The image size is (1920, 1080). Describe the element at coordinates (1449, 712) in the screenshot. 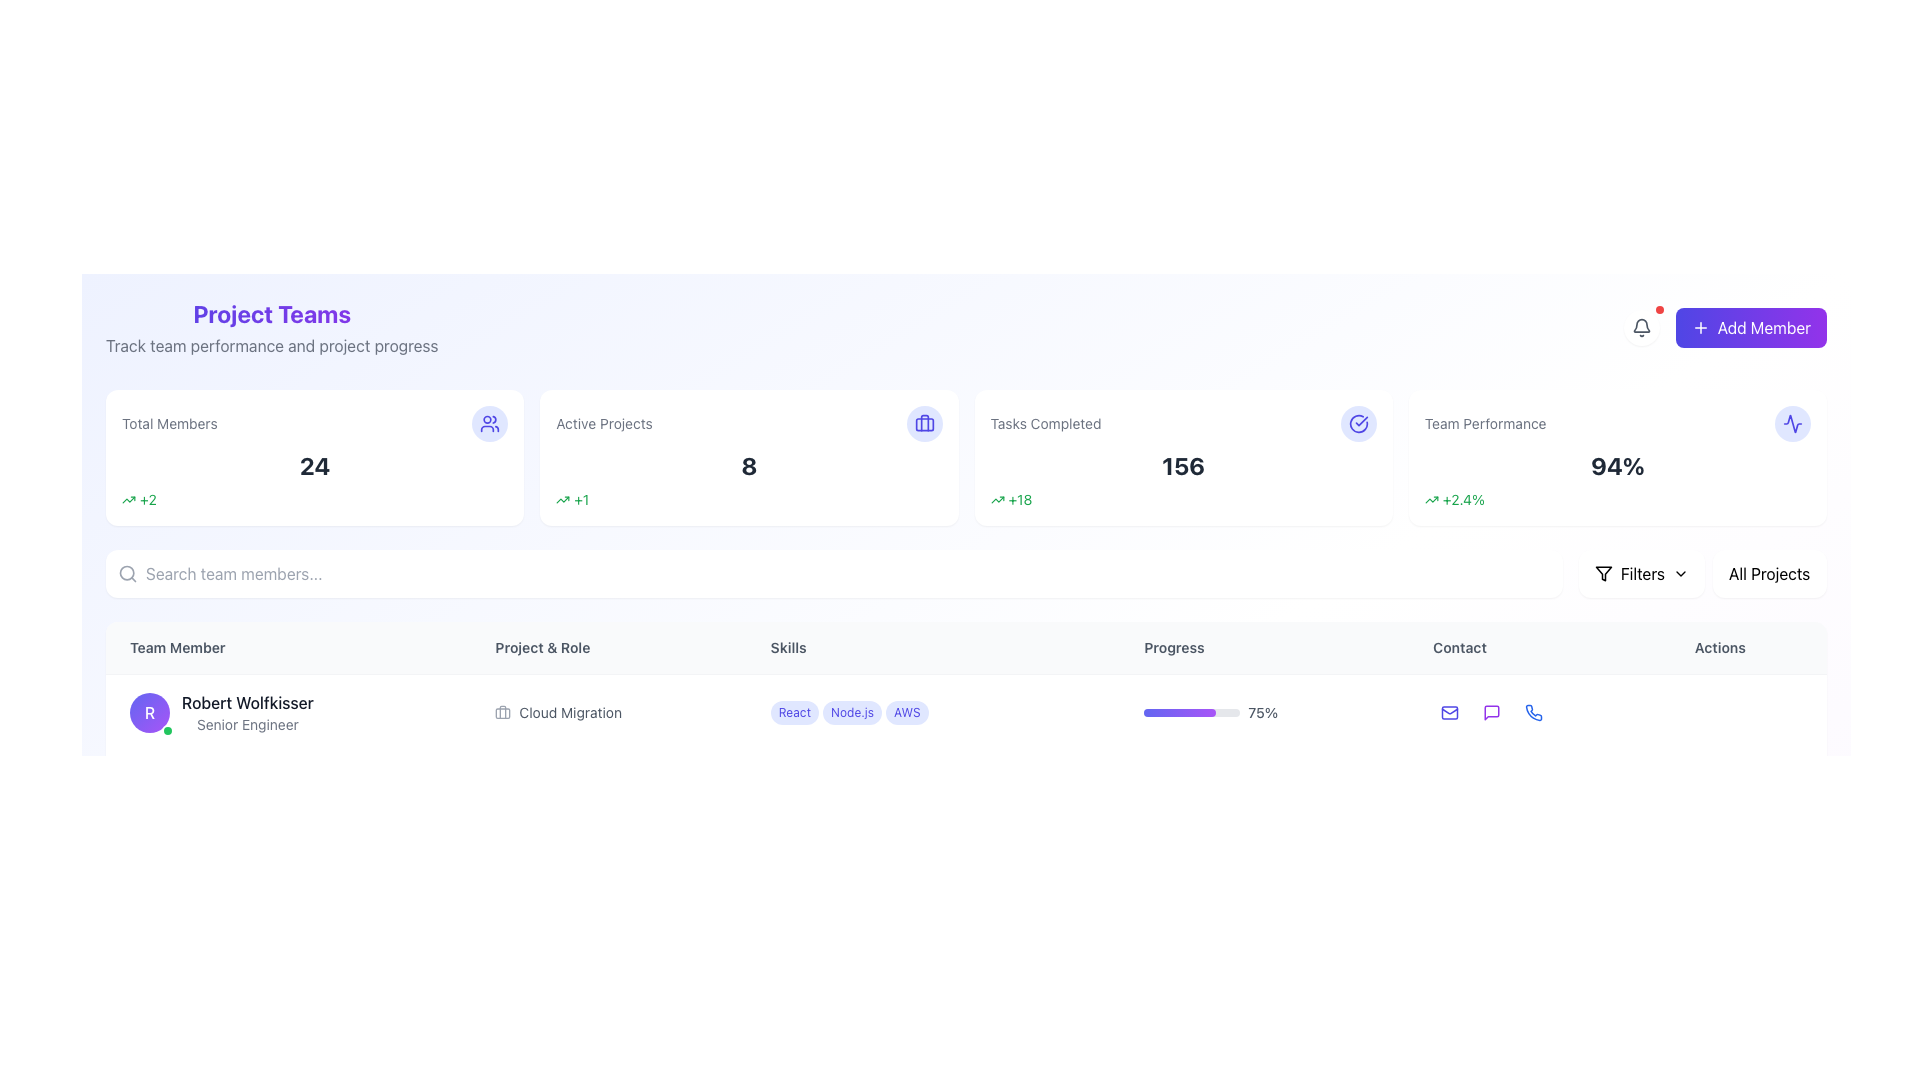

I see `the email icon styled as an outlined envelope located in the 'Contact' column of the first row of the team members' table to email the team member` at that location.